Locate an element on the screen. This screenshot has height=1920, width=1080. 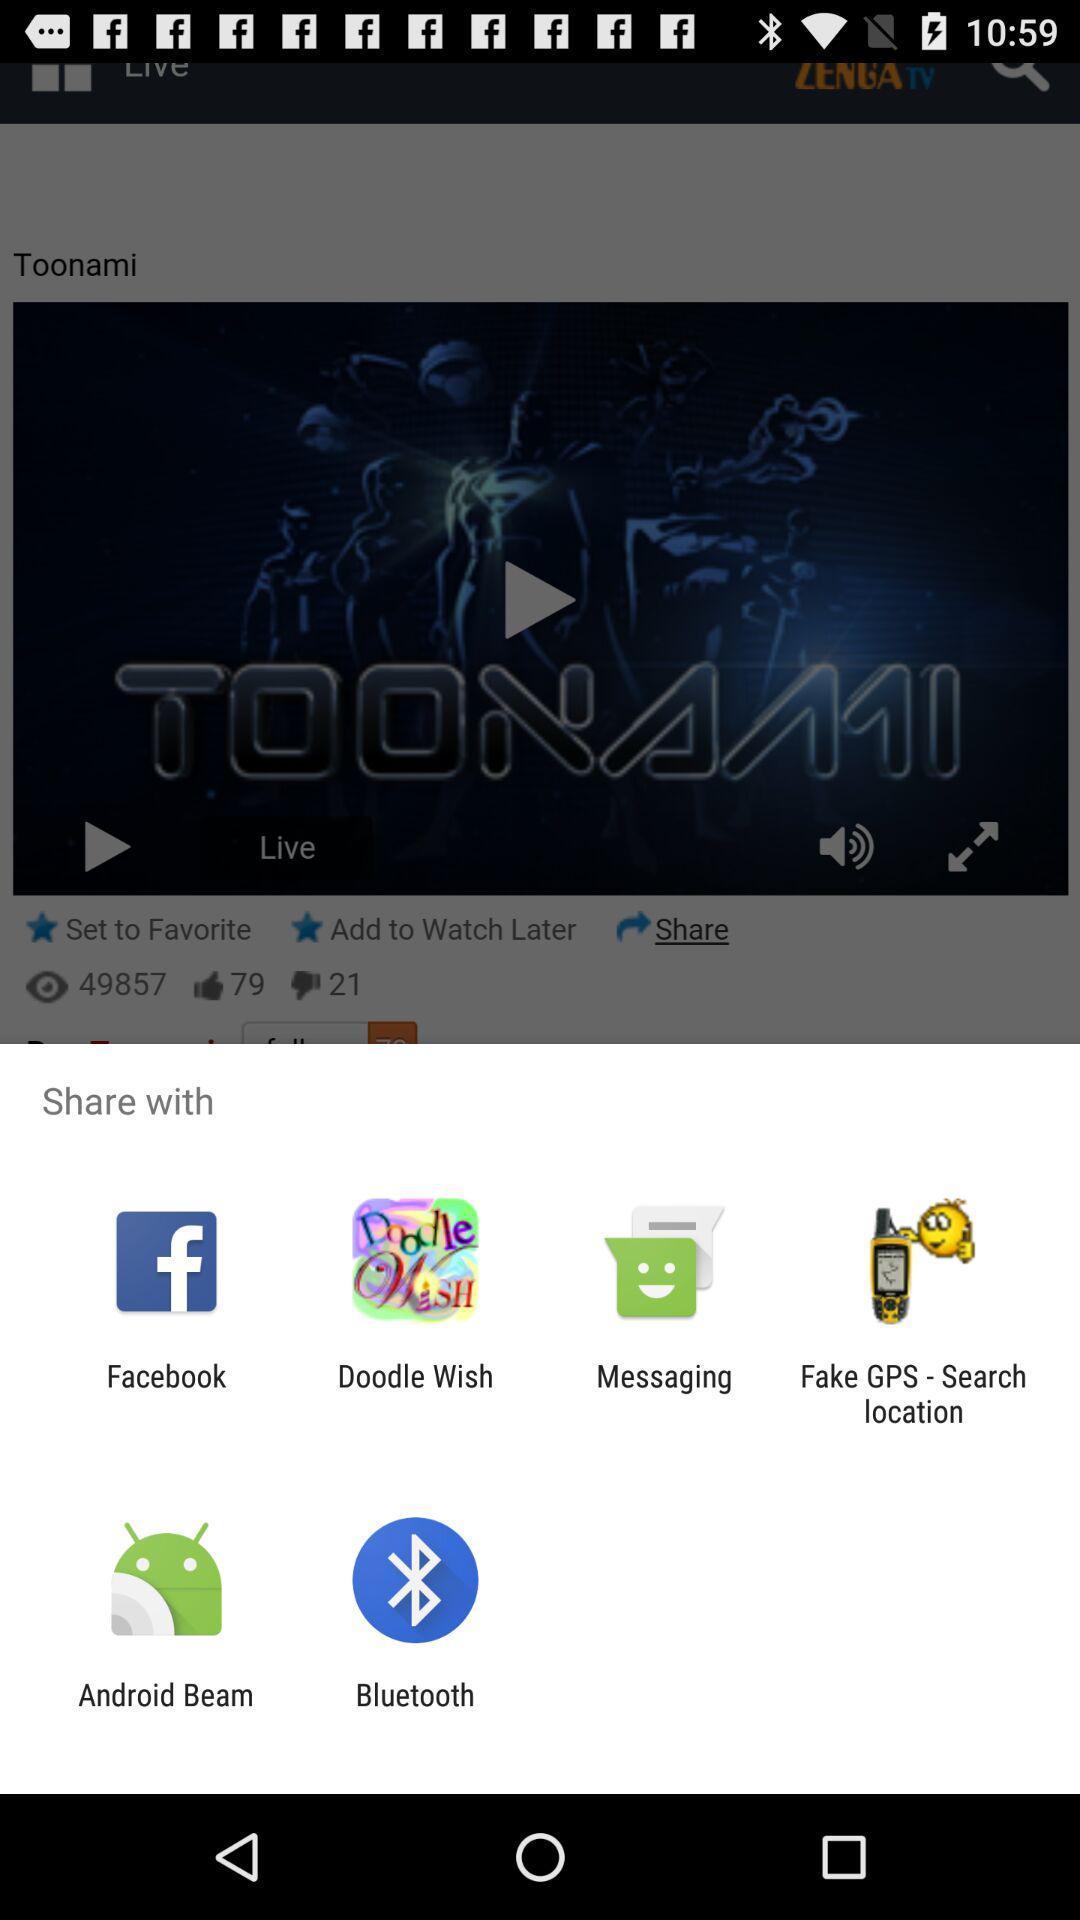
the app to the right of the messaging item is located at coordinates (913, 1392).